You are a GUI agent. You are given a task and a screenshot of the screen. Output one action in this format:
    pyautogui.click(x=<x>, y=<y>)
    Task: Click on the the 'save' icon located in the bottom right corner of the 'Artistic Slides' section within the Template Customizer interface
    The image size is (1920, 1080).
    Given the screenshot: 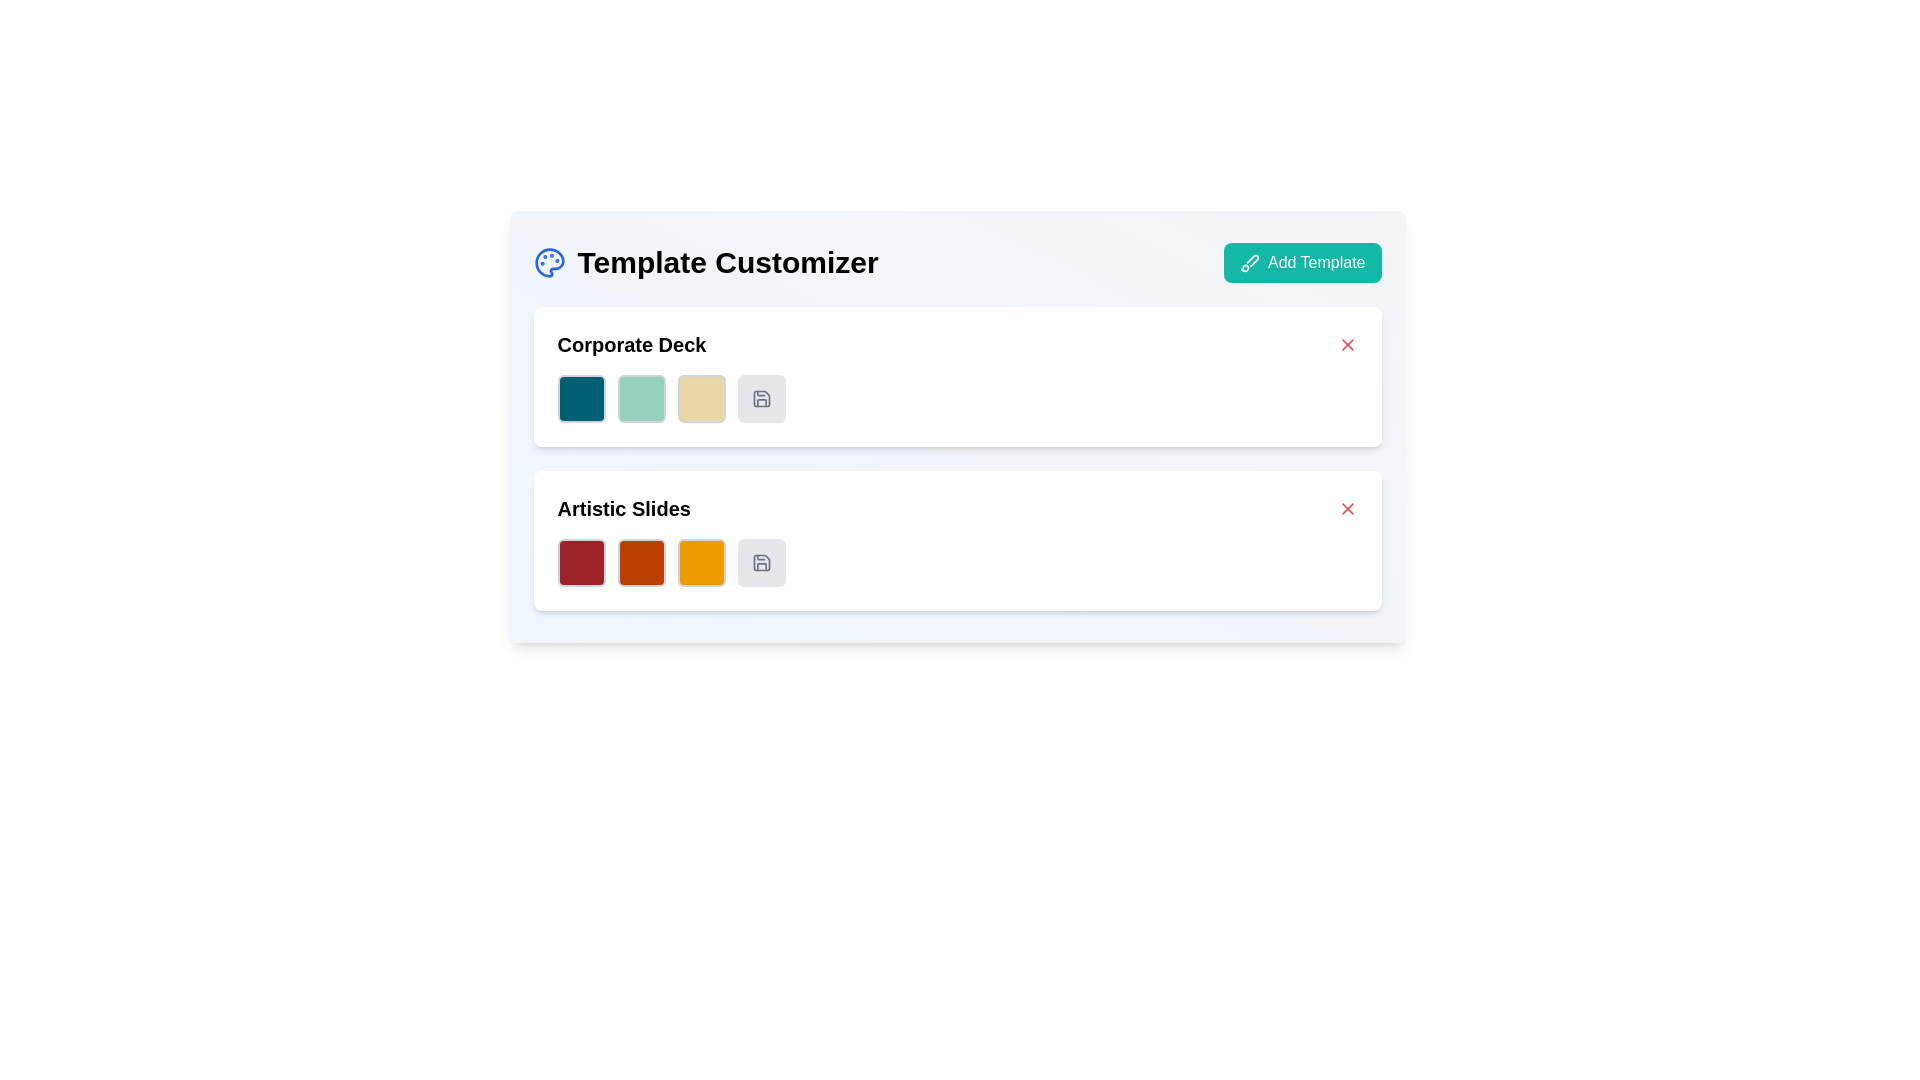 What is the action you would take?
    pyautogui.click(x=760, y=563)
    